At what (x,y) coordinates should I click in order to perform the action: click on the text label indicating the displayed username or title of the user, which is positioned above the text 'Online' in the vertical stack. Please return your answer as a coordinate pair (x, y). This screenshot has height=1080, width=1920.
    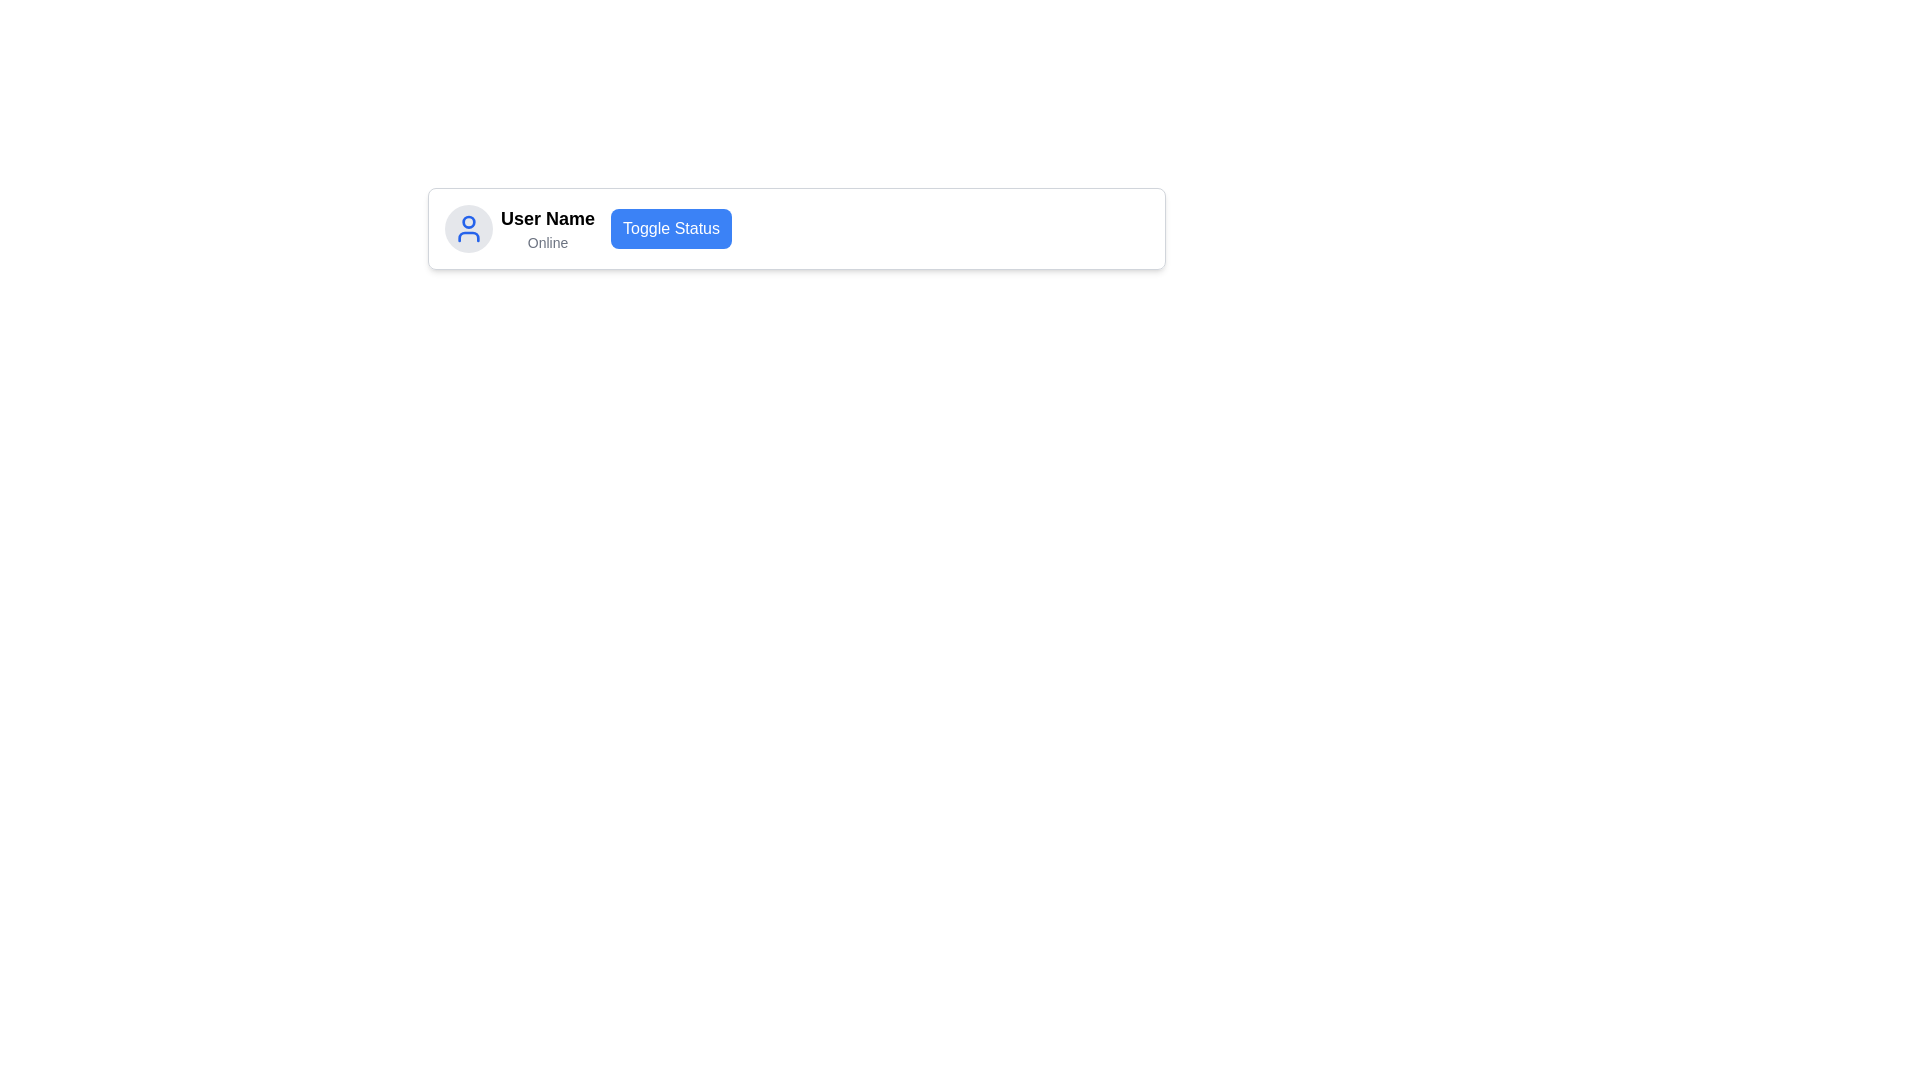
    Looking at the image, I should click on (547, 219).